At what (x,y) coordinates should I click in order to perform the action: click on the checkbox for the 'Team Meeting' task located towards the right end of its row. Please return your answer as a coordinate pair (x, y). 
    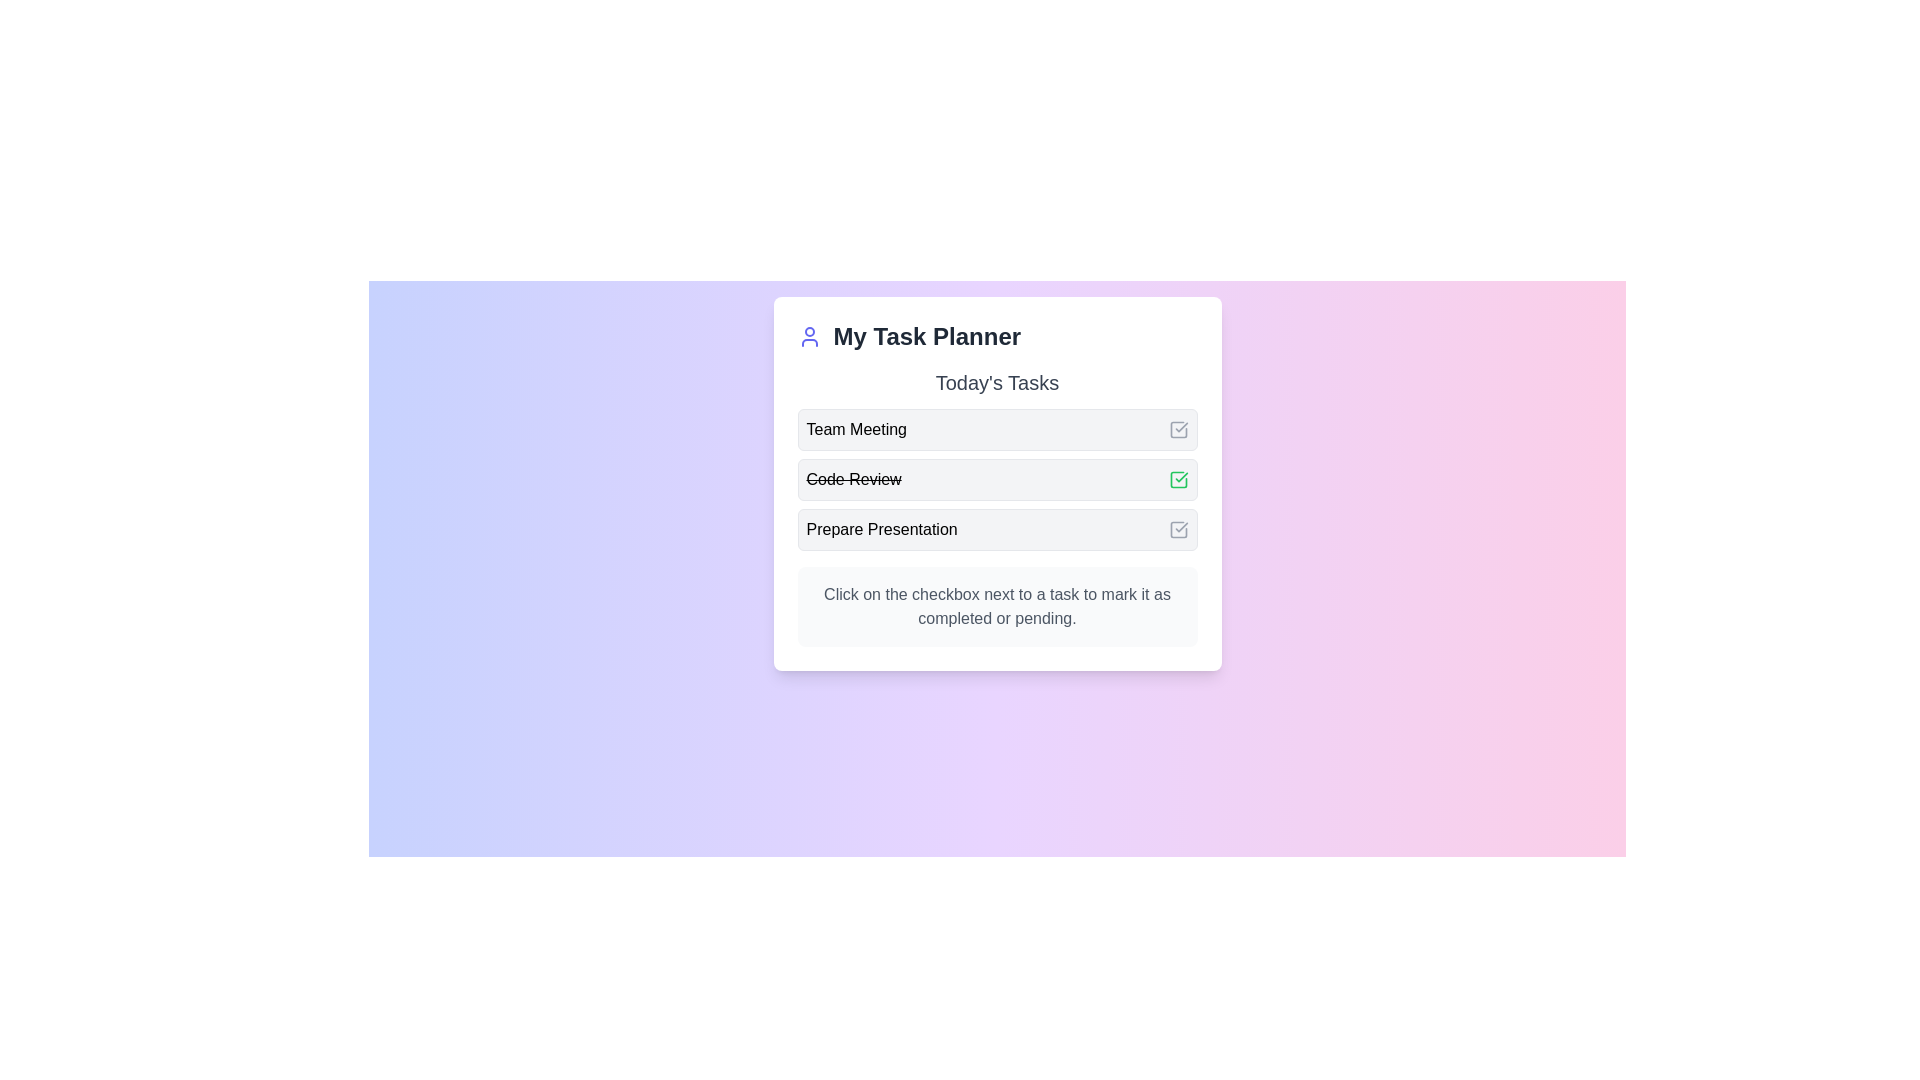
    Looking at the image, I should click on (1178, 428).